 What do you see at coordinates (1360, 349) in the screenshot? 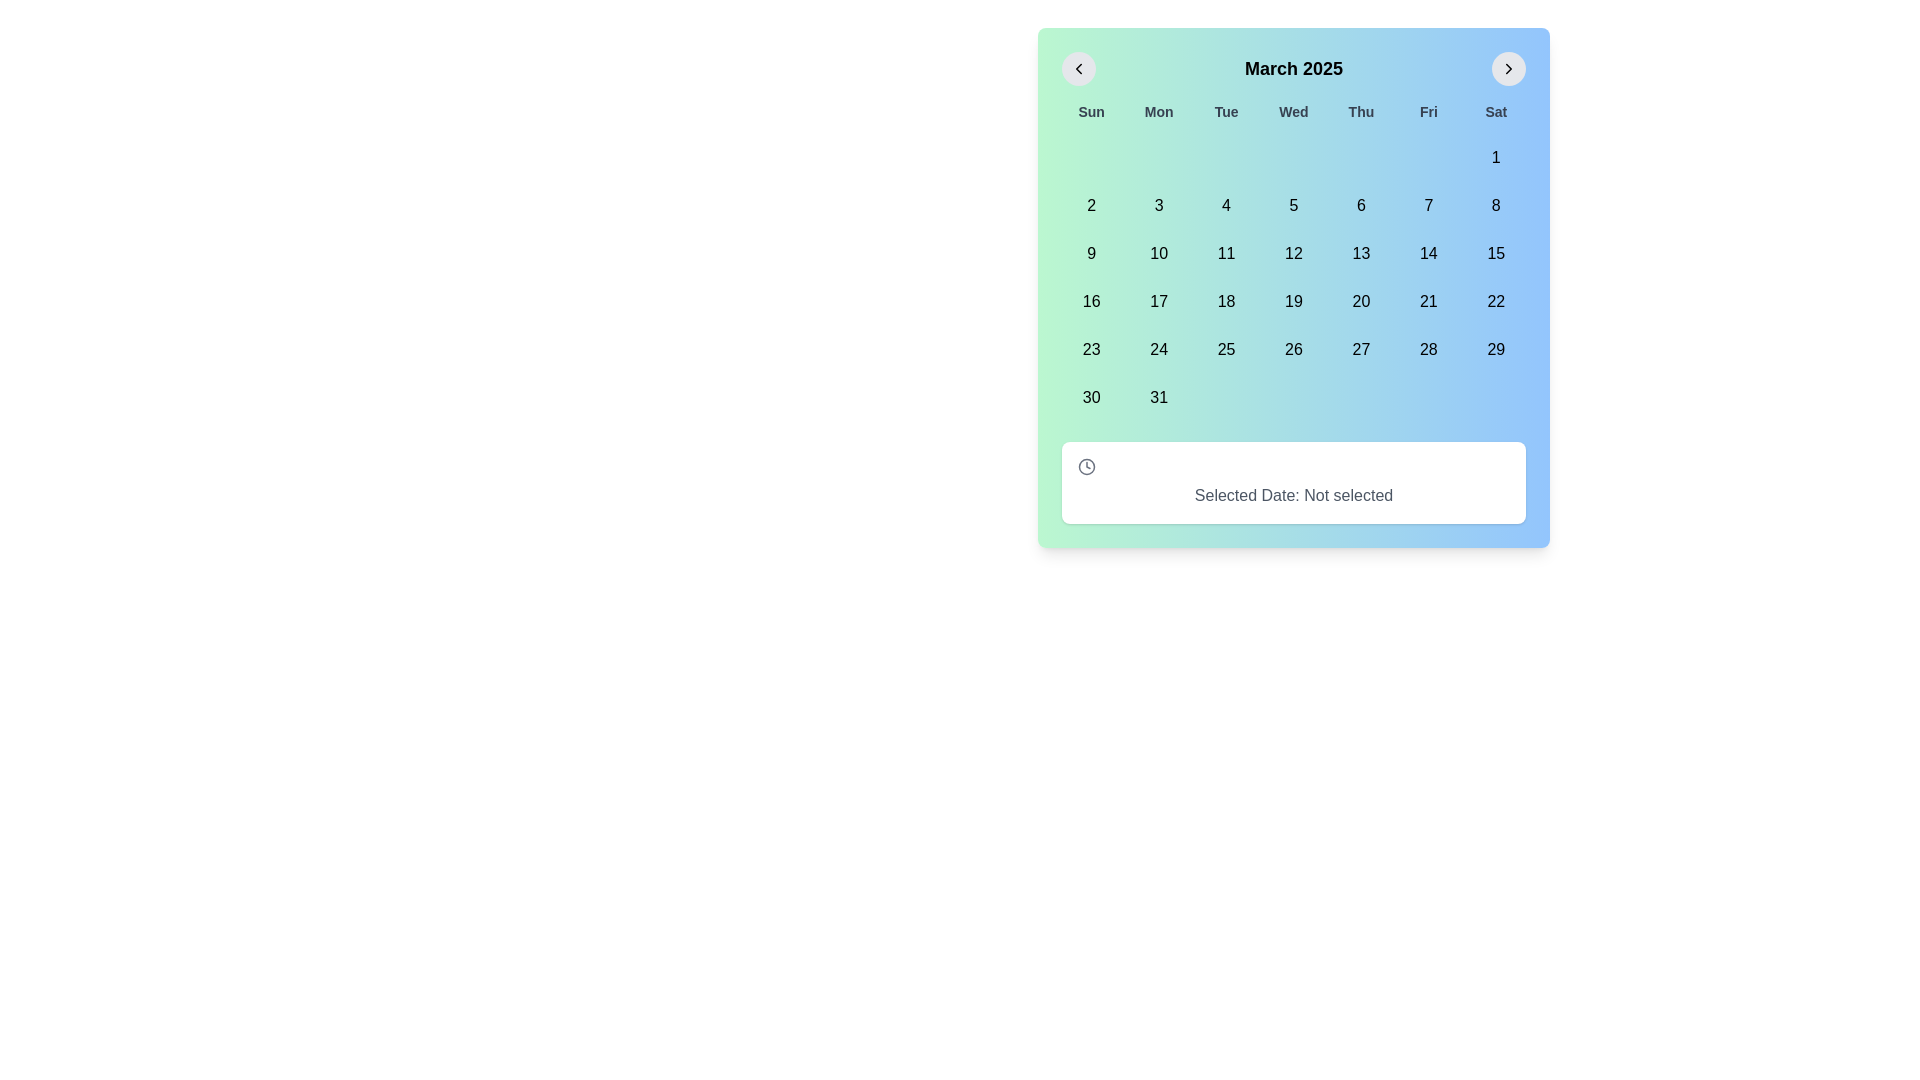
I see `the button displaying the number '27'` at bounding box center [1360, 349].